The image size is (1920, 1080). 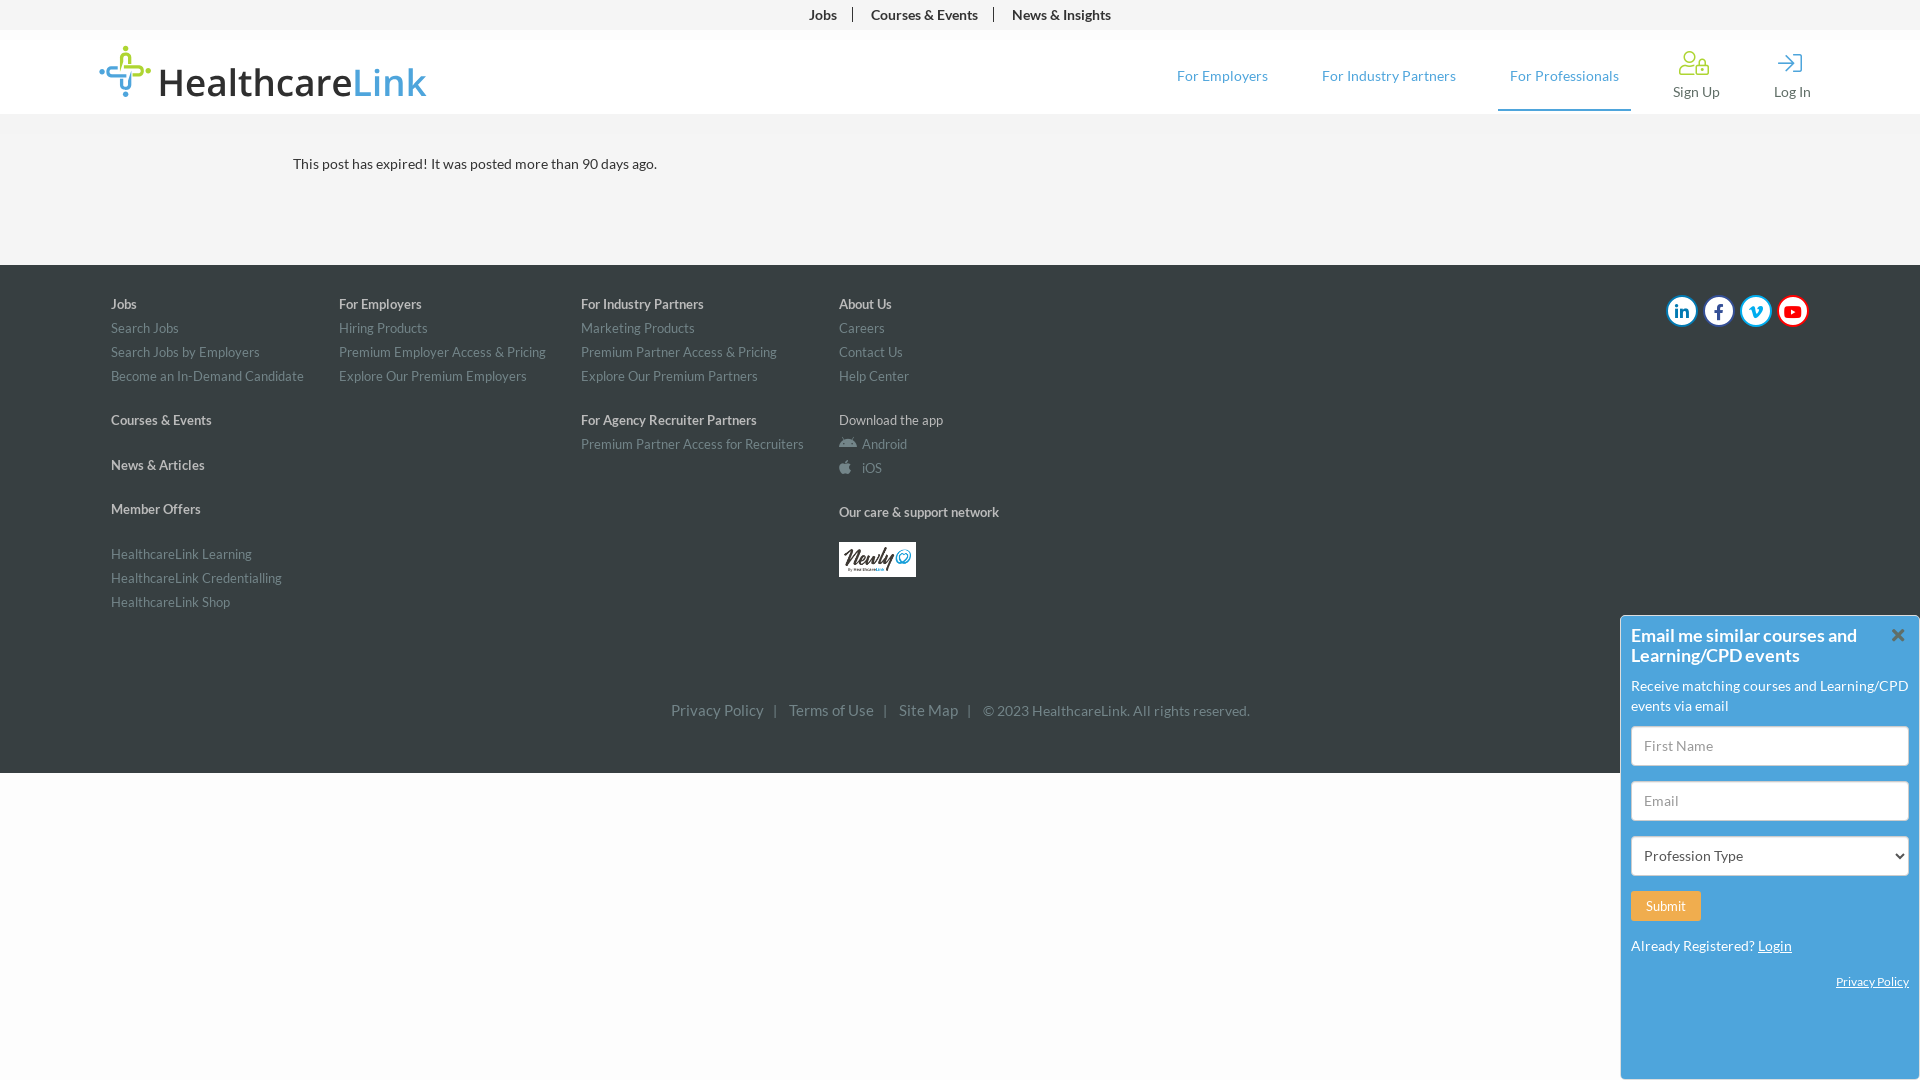 What do you see at coordinates (860, 467) in the screenshot?
I see `'iOS'` at bounding box center [860, 467].